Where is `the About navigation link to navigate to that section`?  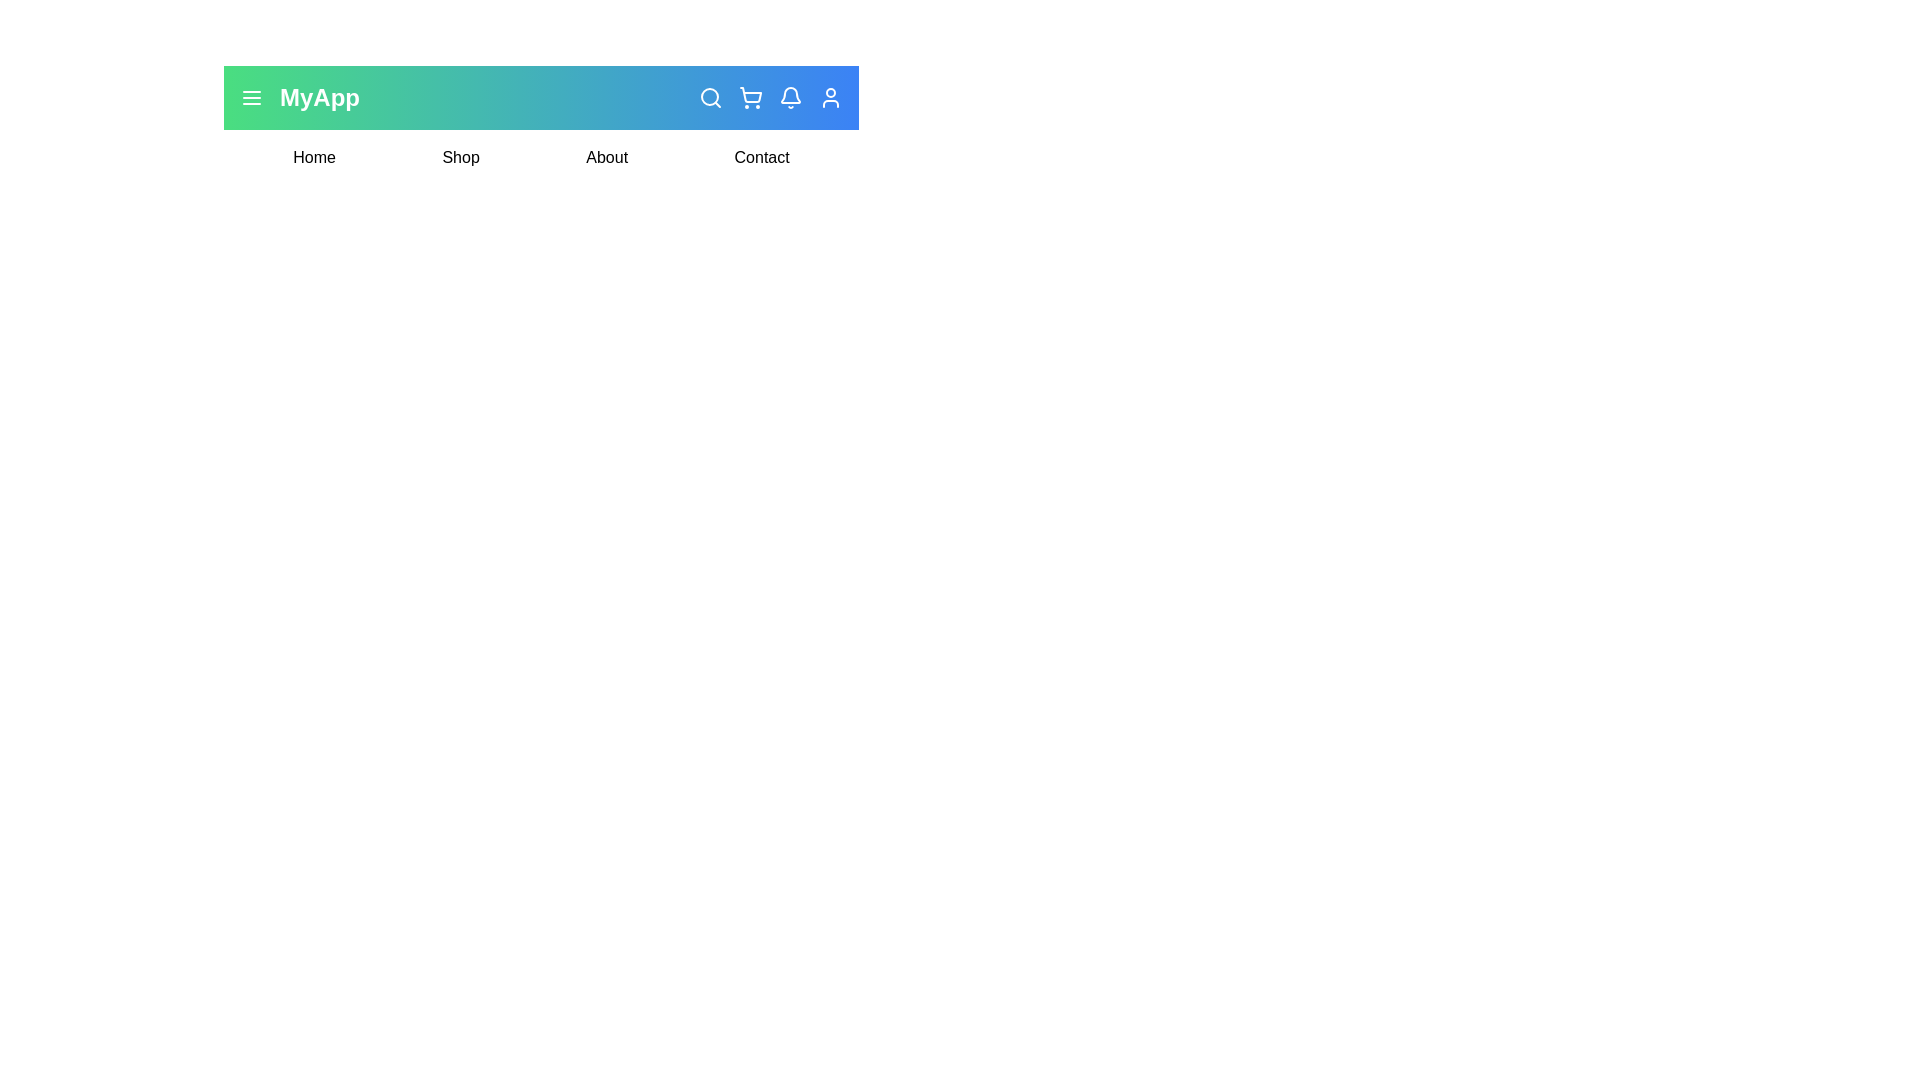 the About navigation link to navigate to that section is located at coordinates (606, 157).